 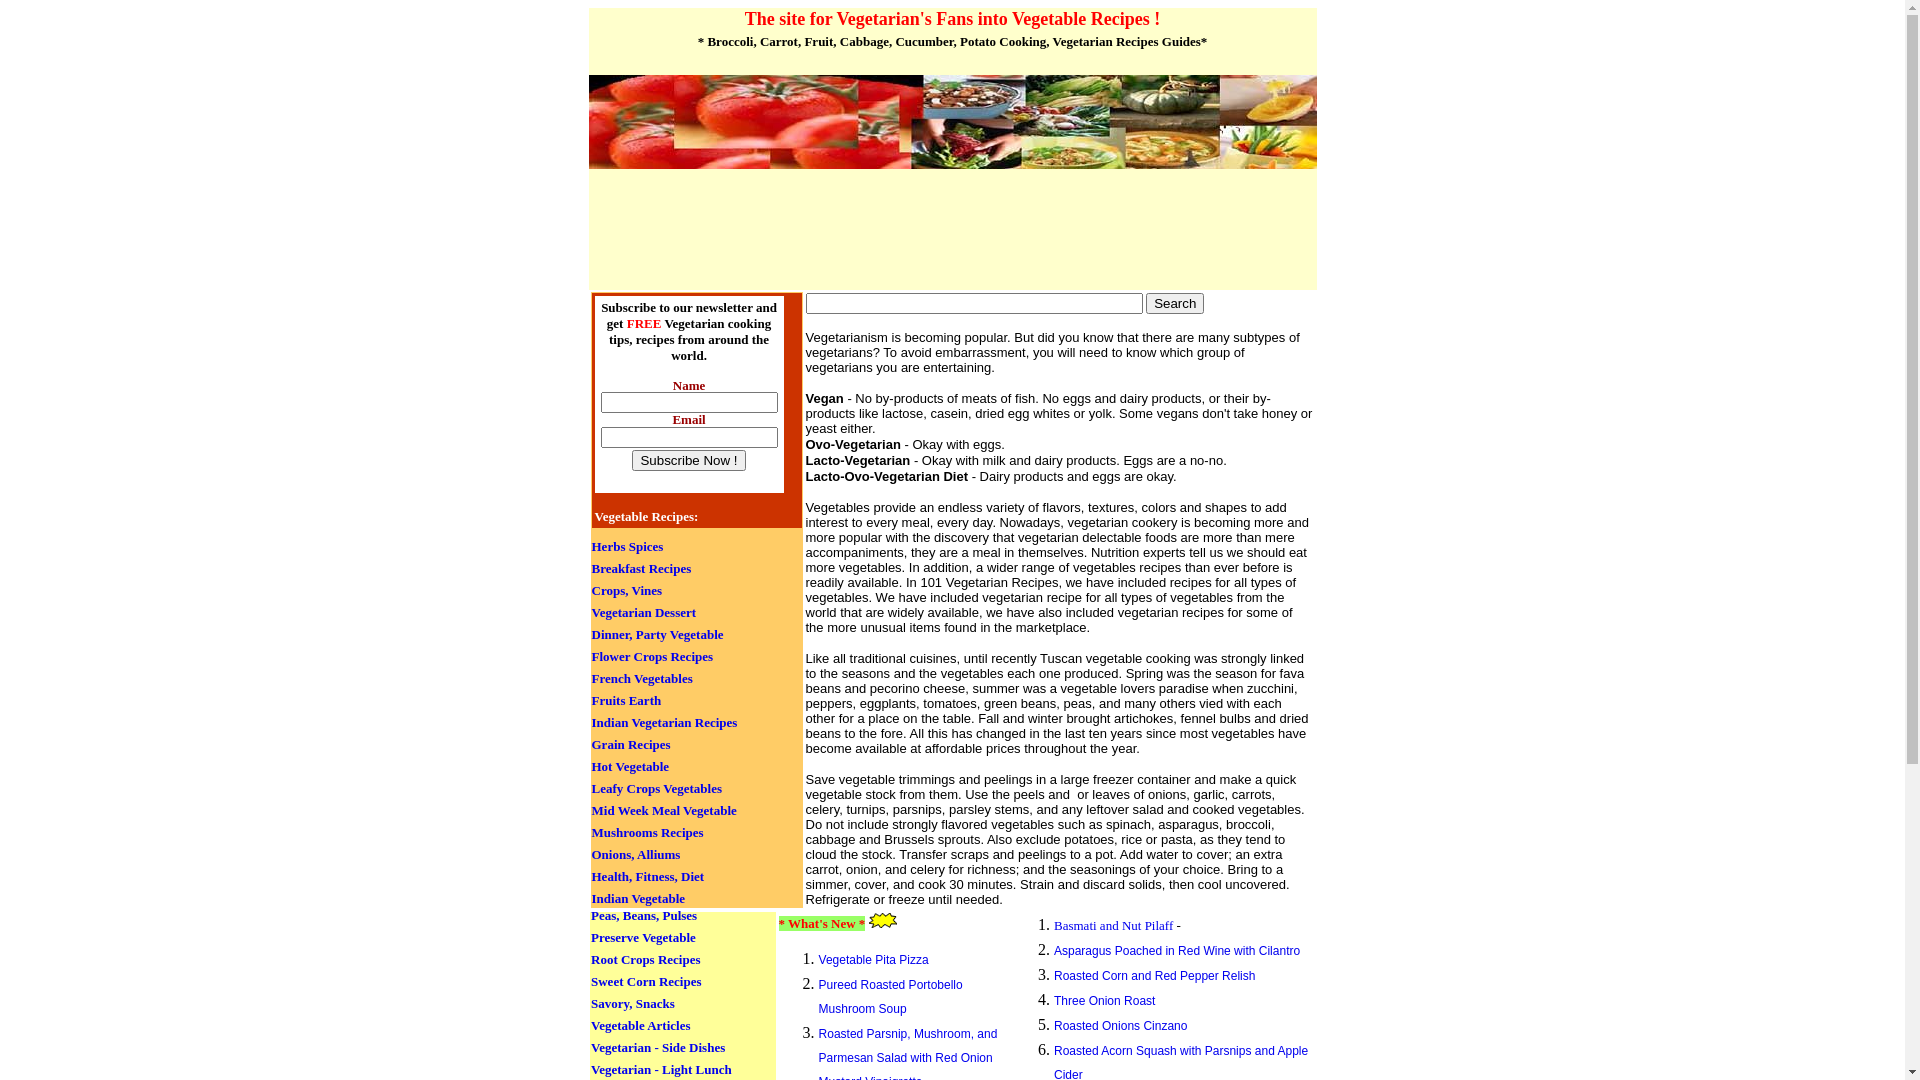 I want to click on 'Leafy Crops Vegetables', so click(x=657, y=787).